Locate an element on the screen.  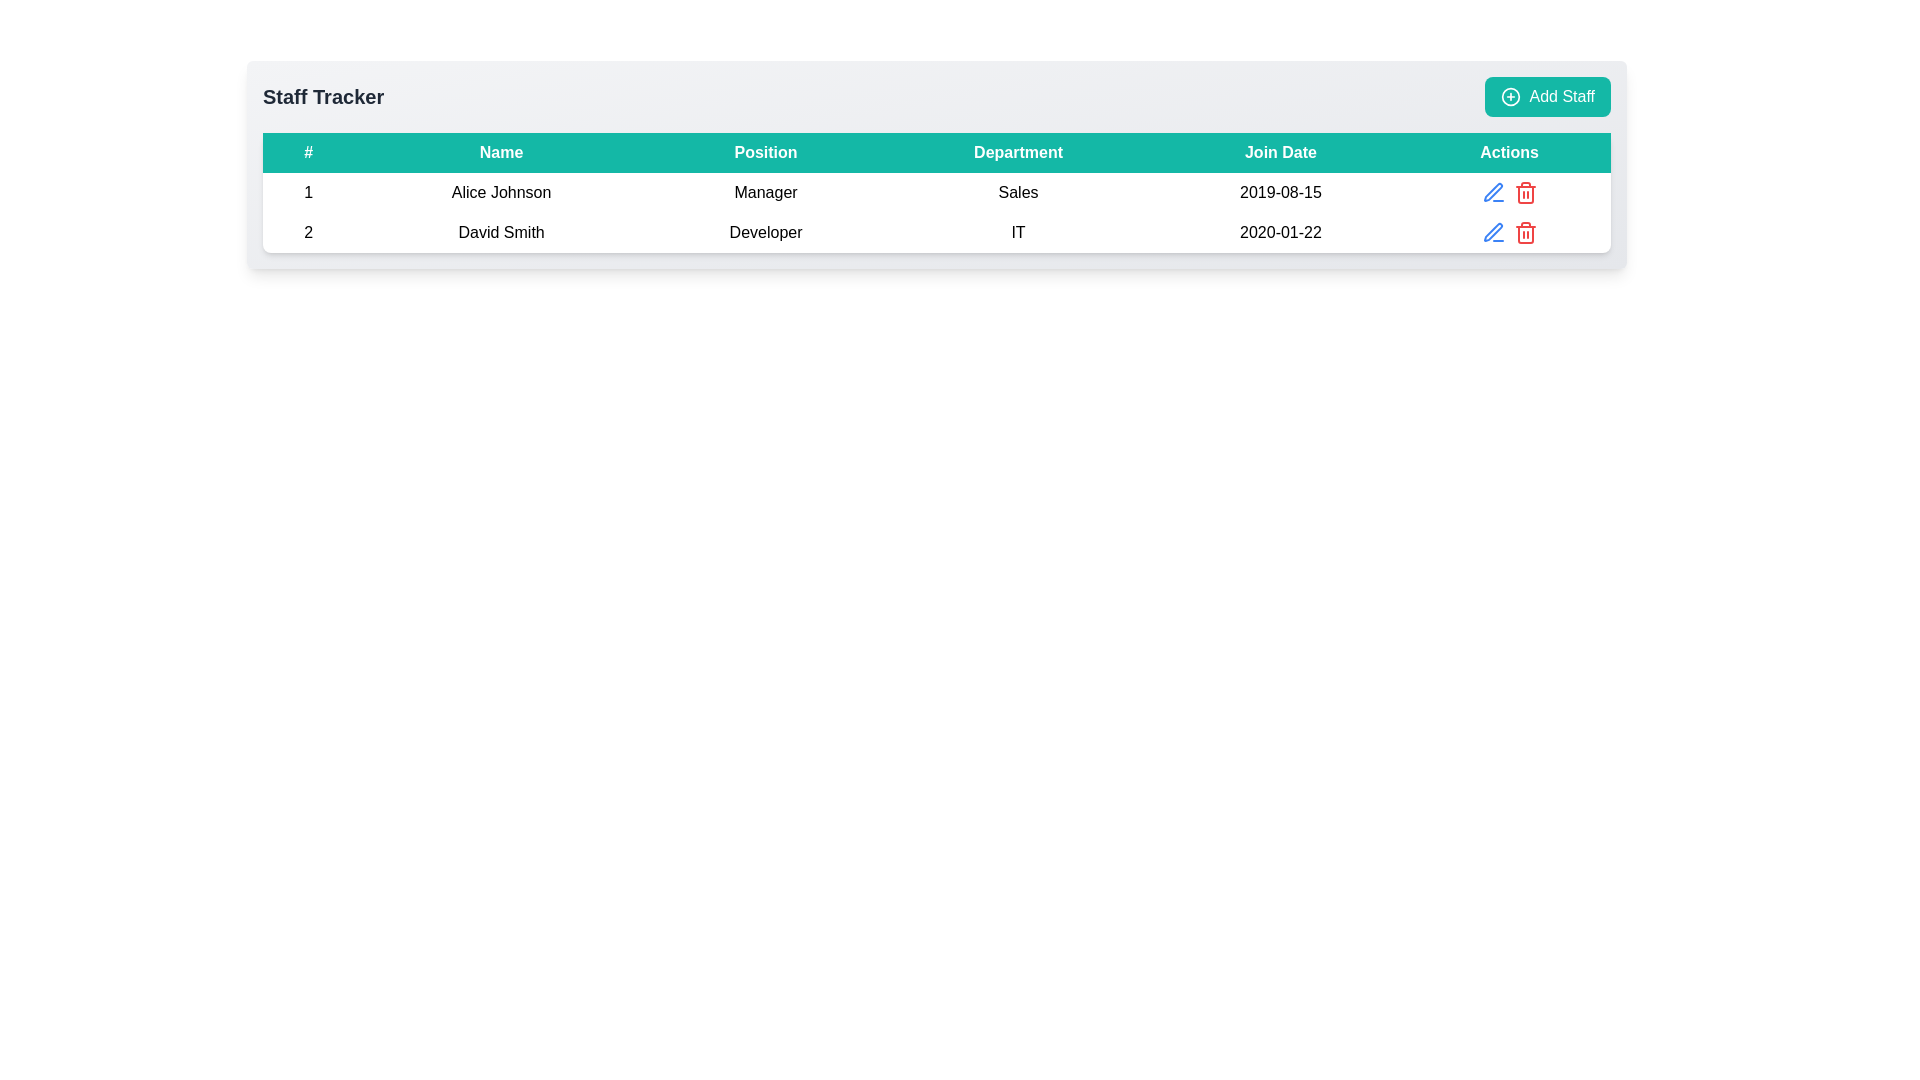
the text label displaying 'Sales' located in the 'Department' column of the table, corresponding to the row of 'Alice Johnson' is located at coordinates (1018, 192).